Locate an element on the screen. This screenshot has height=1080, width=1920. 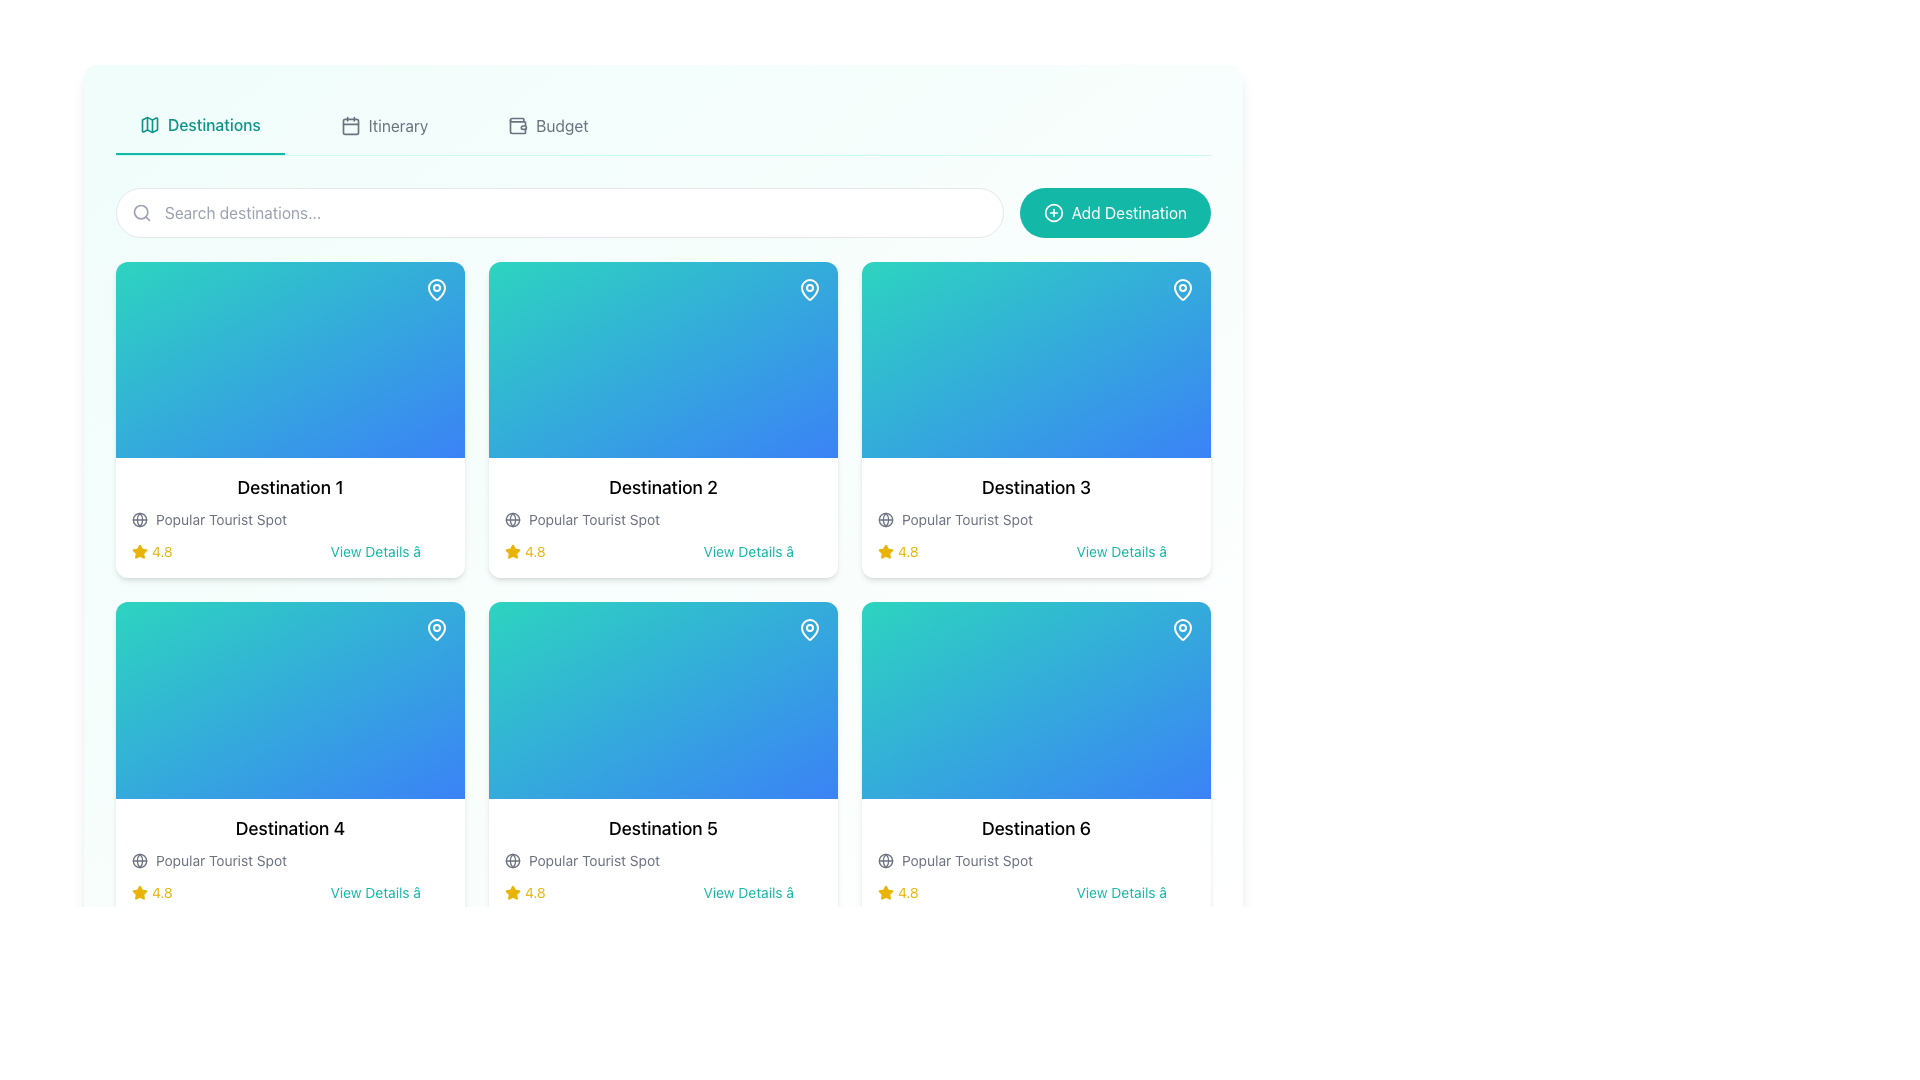
the search icon, which is represented by a magnifying glass symbol, located at the left end inside the search bar area is located at coordinates (141, 212).